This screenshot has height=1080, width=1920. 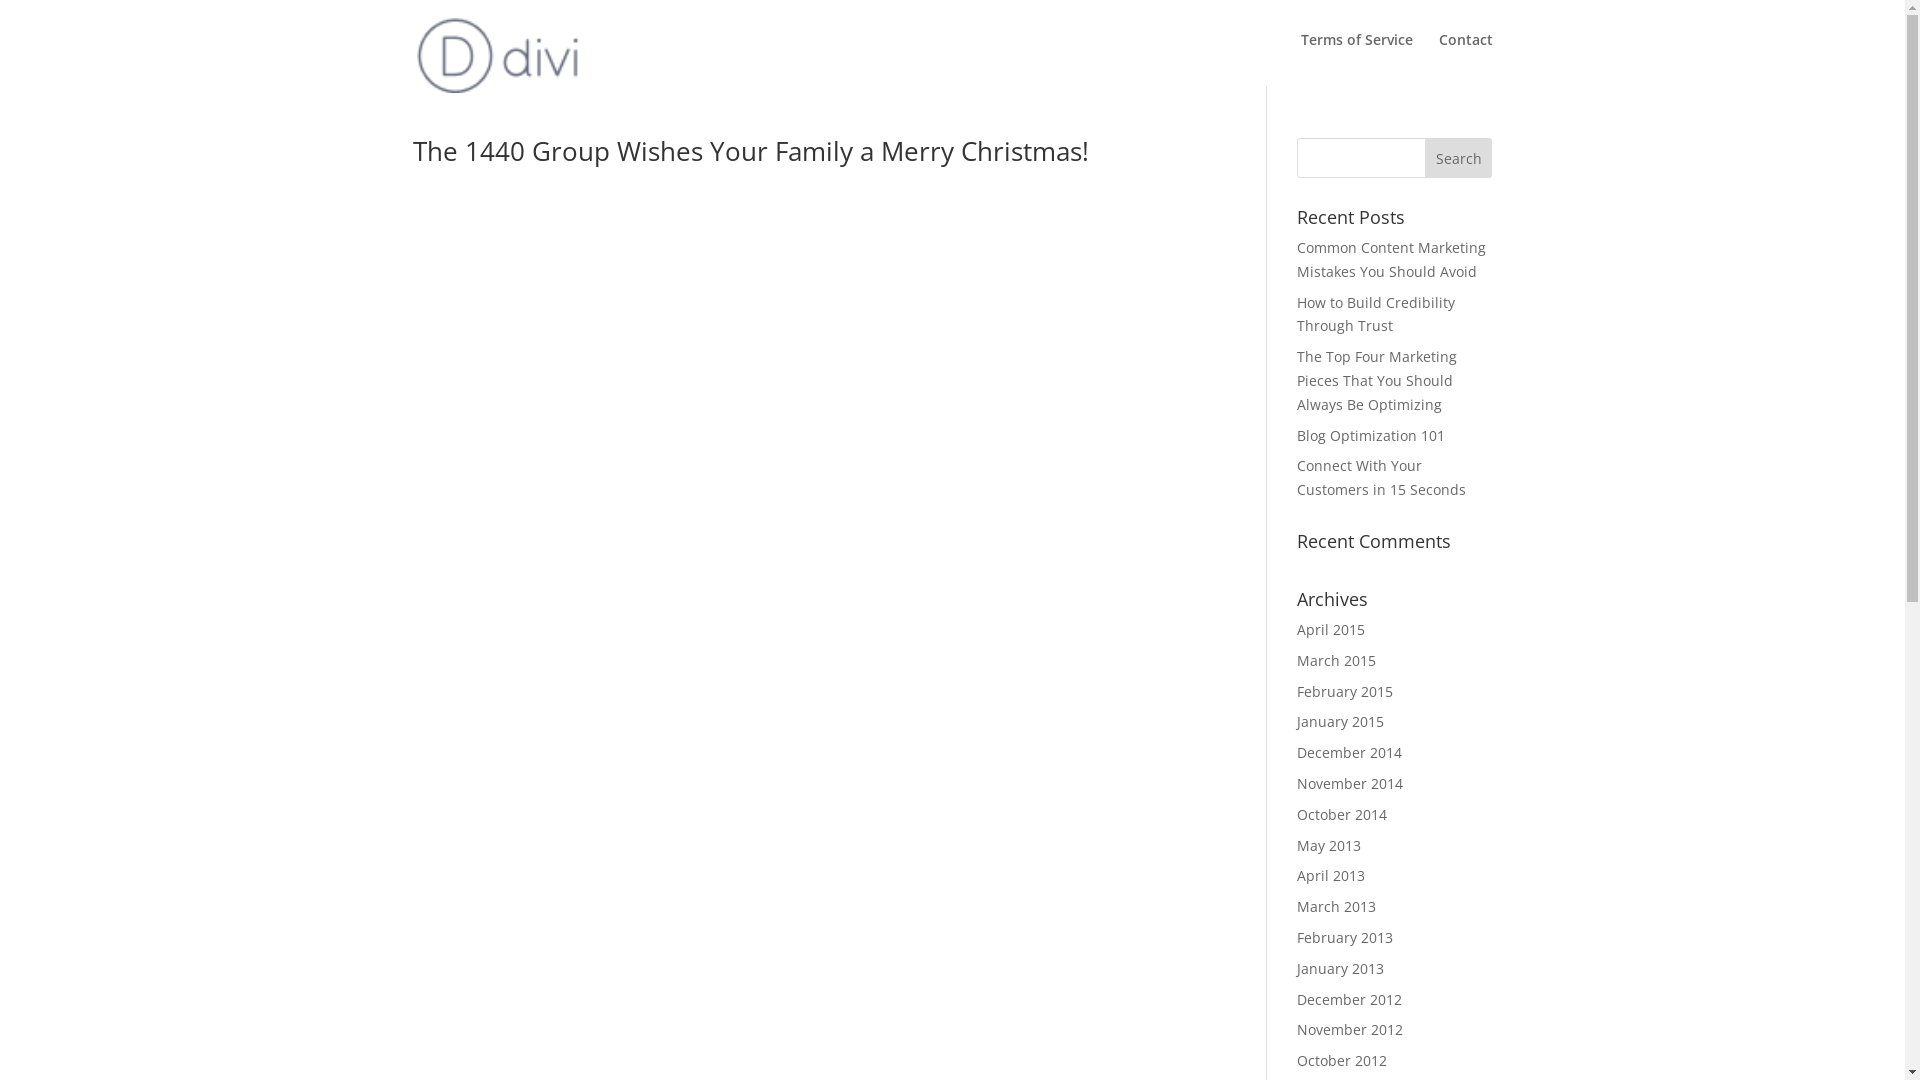 What do you see at coordinates (1459, 157) in the screenshot?
I see `'Search'` at bounding box center [1459, 157].